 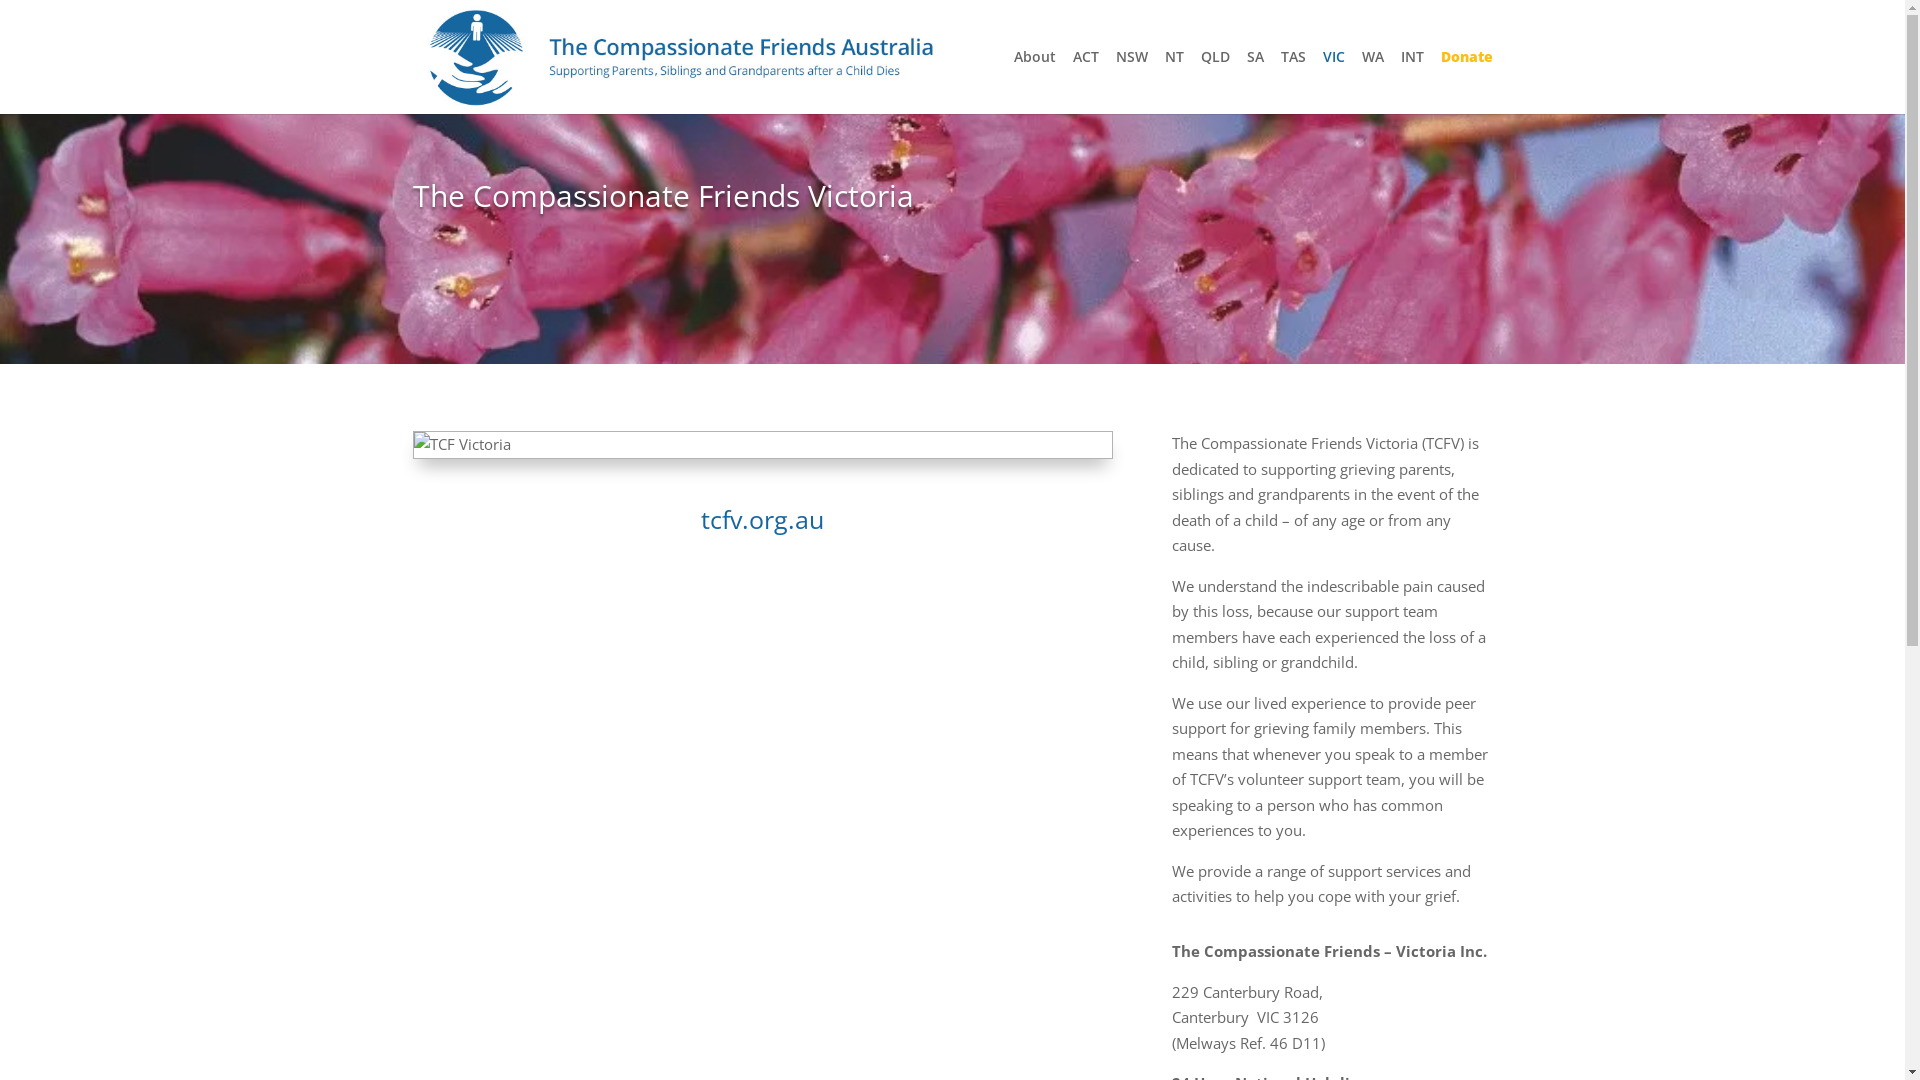 What do you see at coordinates (1333, 80) in the screenshot?
I see `'VIC'` at bounding box center [1333, 80].